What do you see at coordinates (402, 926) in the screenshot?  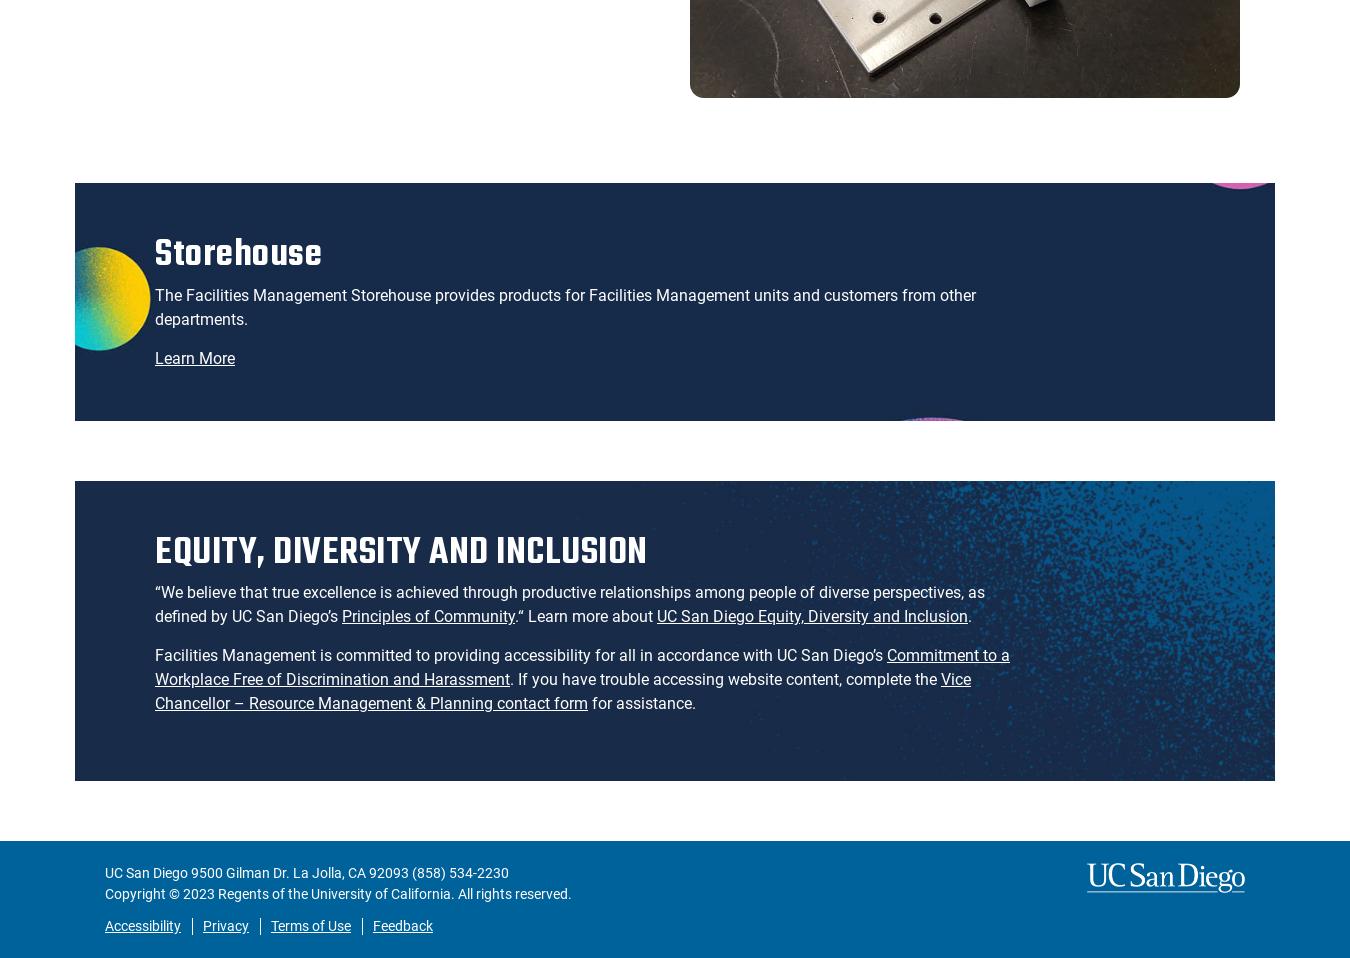 I see `'Feedback'` at bounding box center [402, 926].